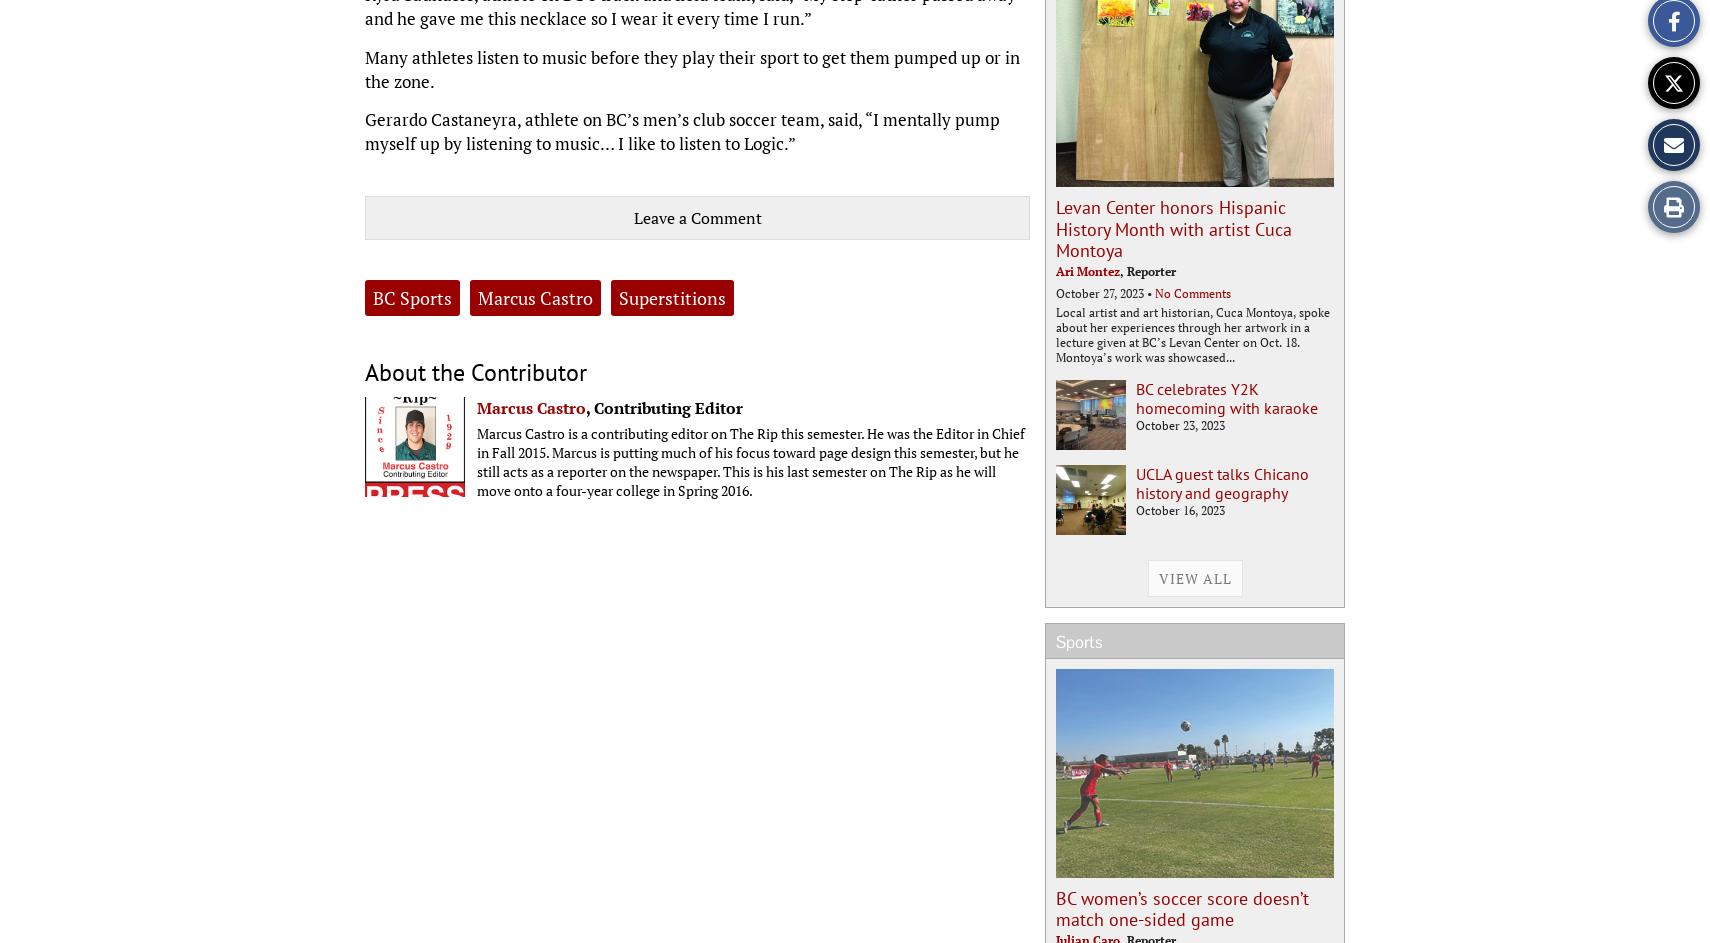  What do you see at coordinates (476, 371) in the screenshot?
I see `'About the Contributor'` at bounding box center [476, 371].